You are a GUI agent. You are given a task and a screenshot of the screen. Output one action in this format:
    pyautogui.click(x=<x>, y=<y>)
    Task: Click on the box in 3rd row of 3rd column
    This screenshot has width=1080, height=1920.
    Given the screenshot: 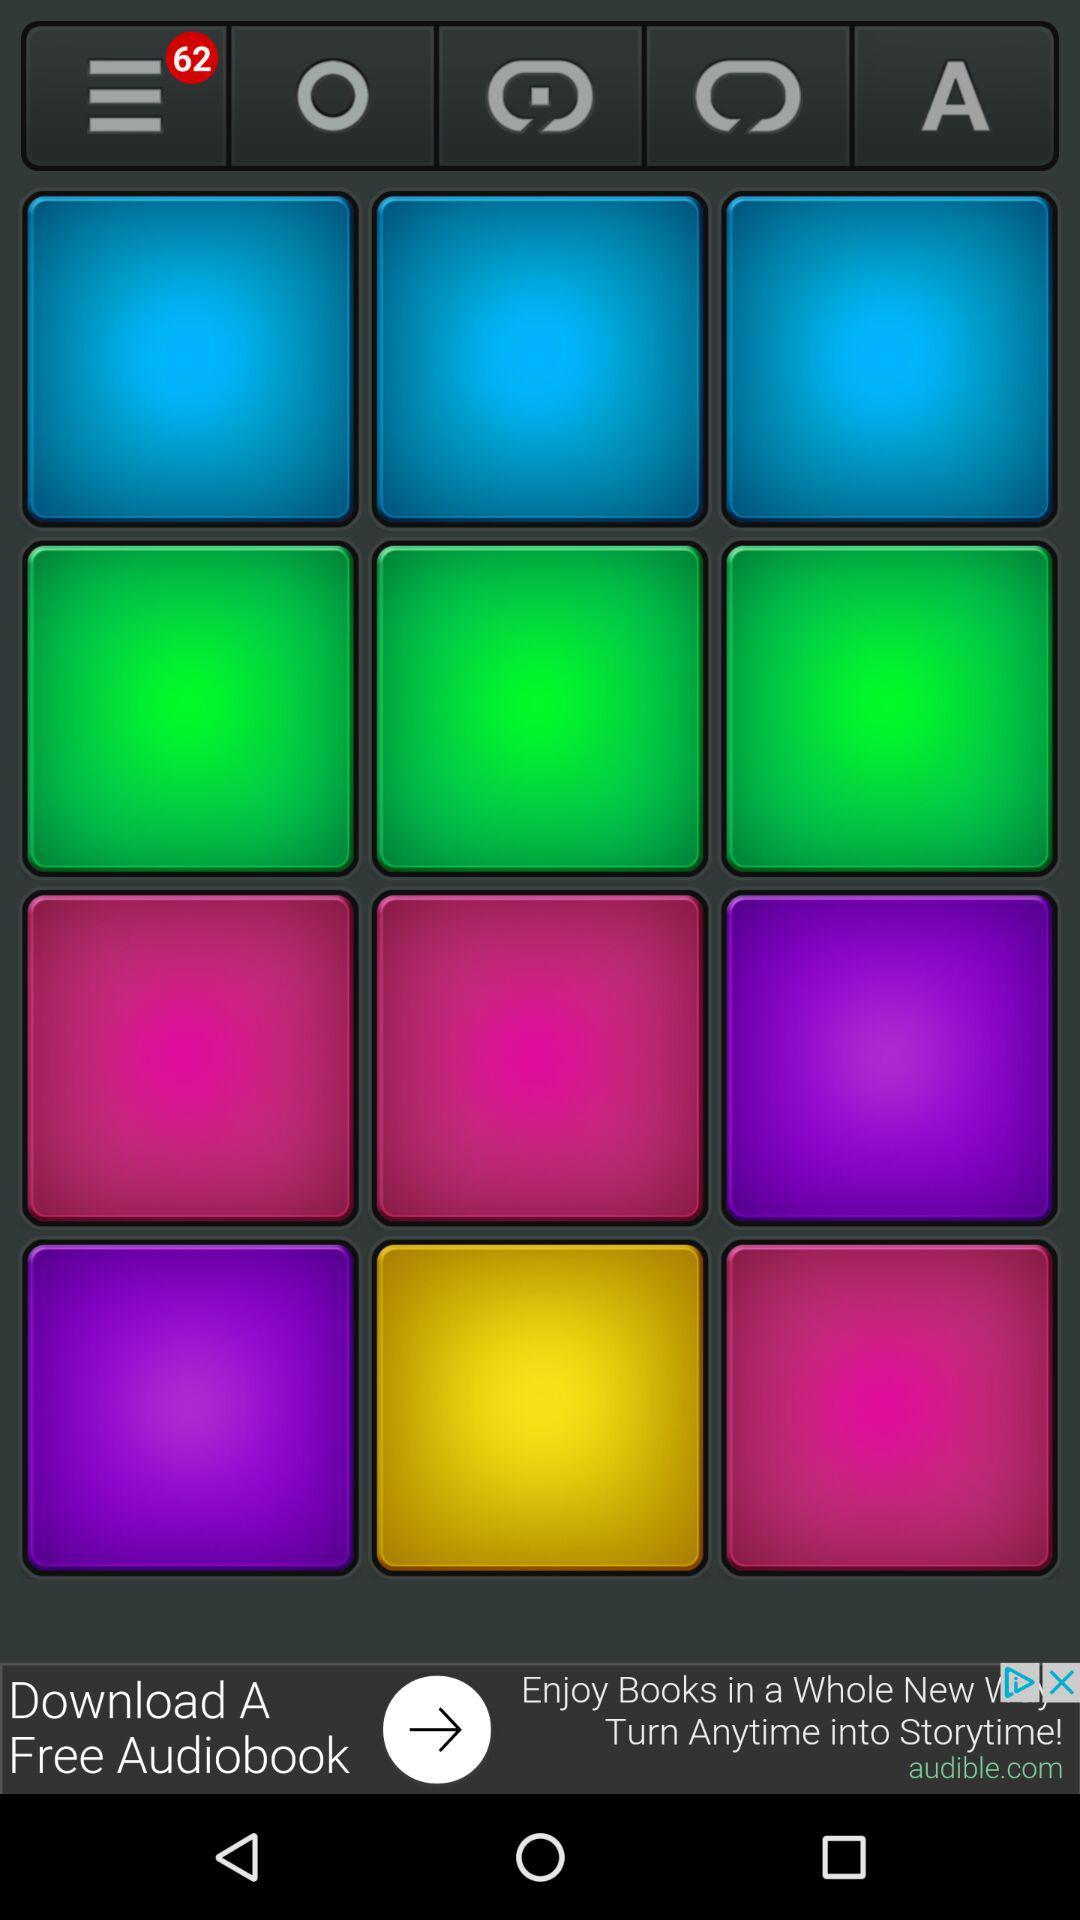 What is the action you would take?
    pyautogui.click(x=888, y=1057)
    